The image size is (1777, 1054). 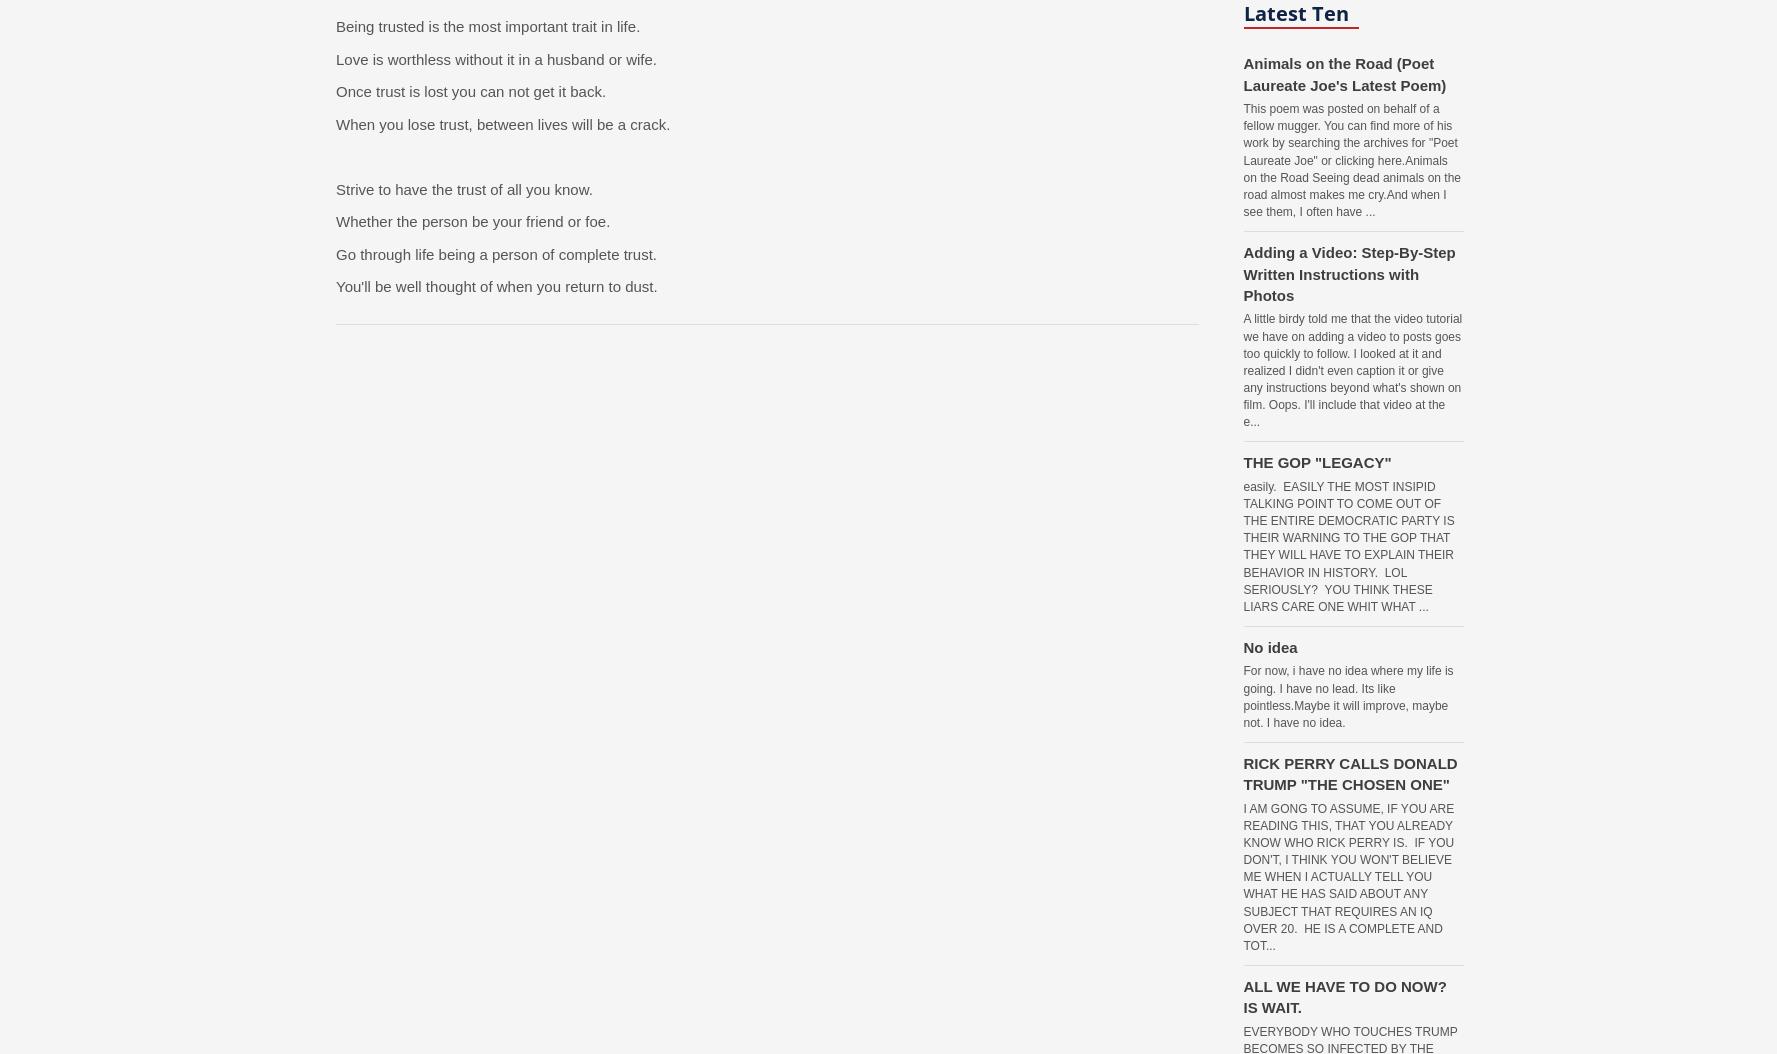 What do you see at coordinates (470, 90) in the screenshot?
I see `'Once trust is lost you can not get it back.'` at bounding box center [470, 90].